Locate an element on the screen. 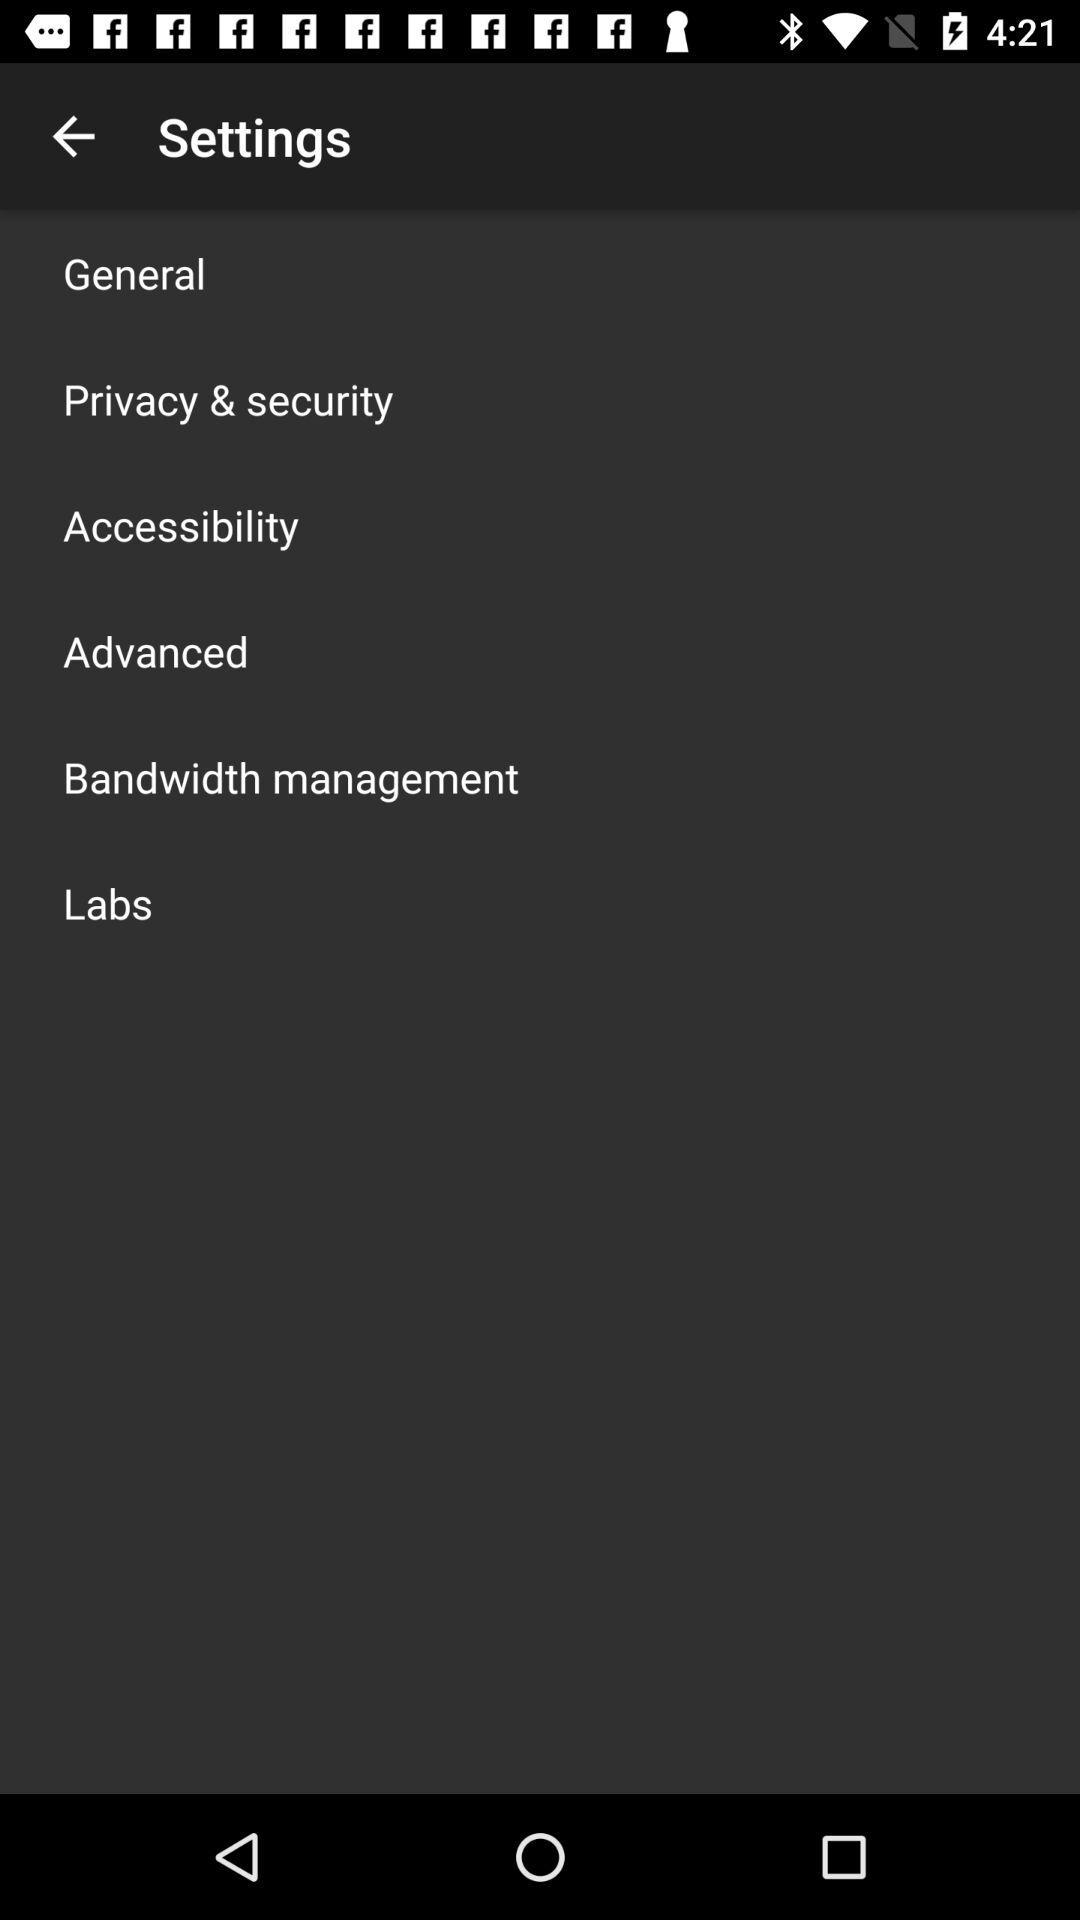  app next to the settings app is located at coordinates (72, 135).